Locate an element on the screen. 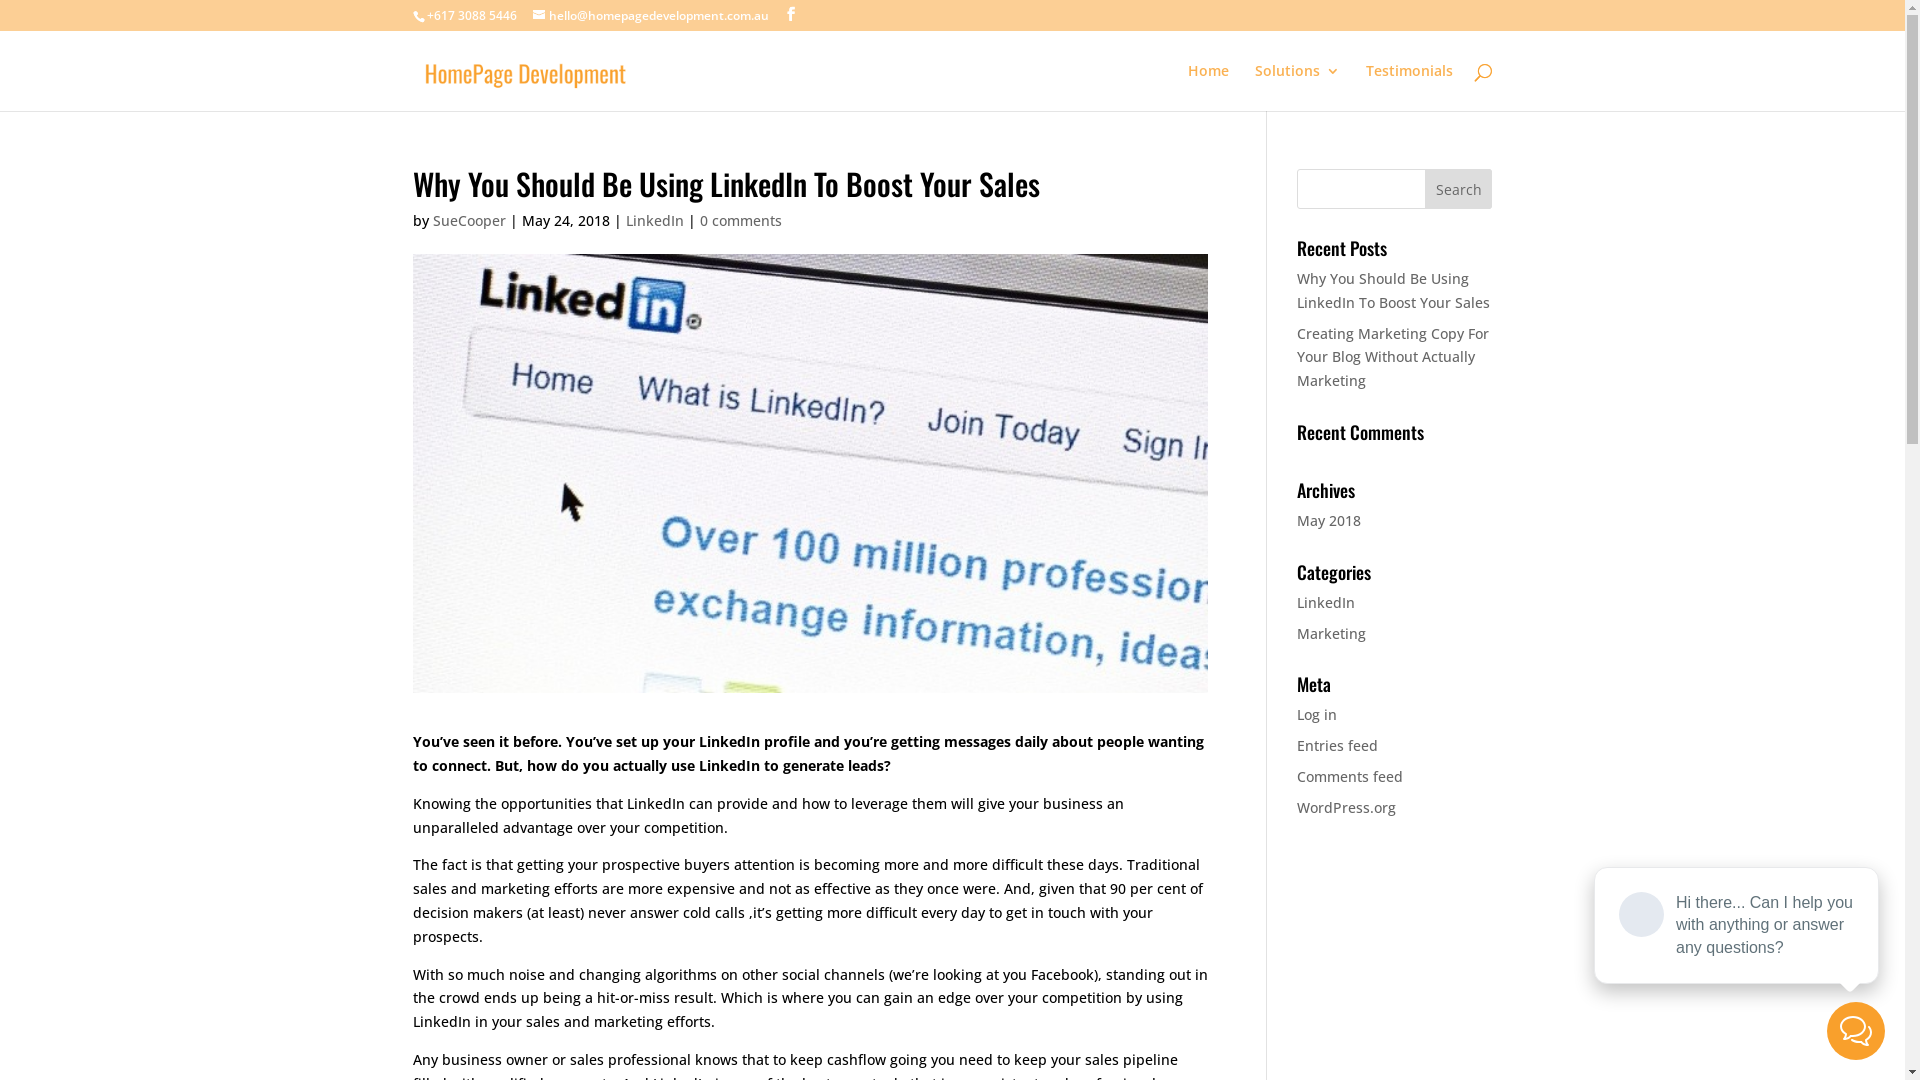  'Entries feed' is located at coordinates (1337, 745).